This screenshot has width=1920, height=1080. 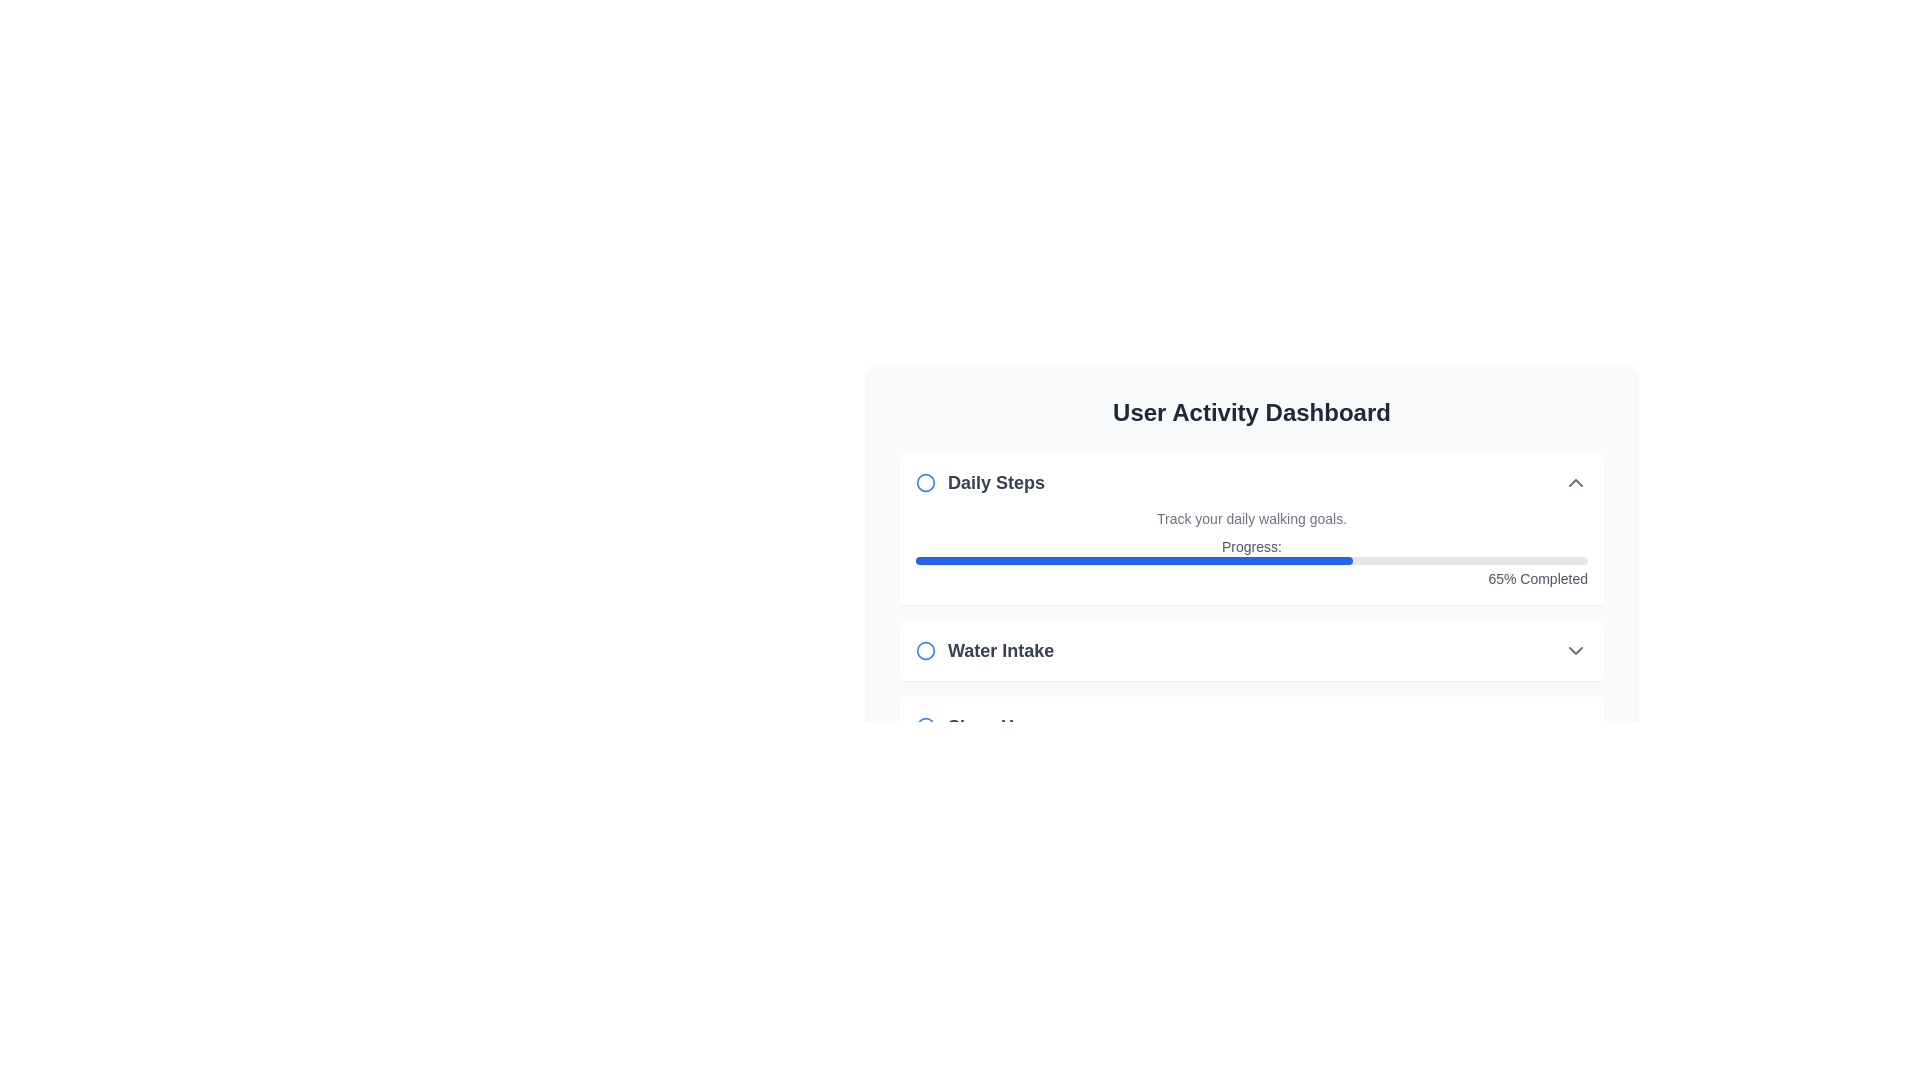 I want to click on the progress bar of the daily step tracking card-like section located in the User Activity Dashboard, so click(x=1251, y=604).